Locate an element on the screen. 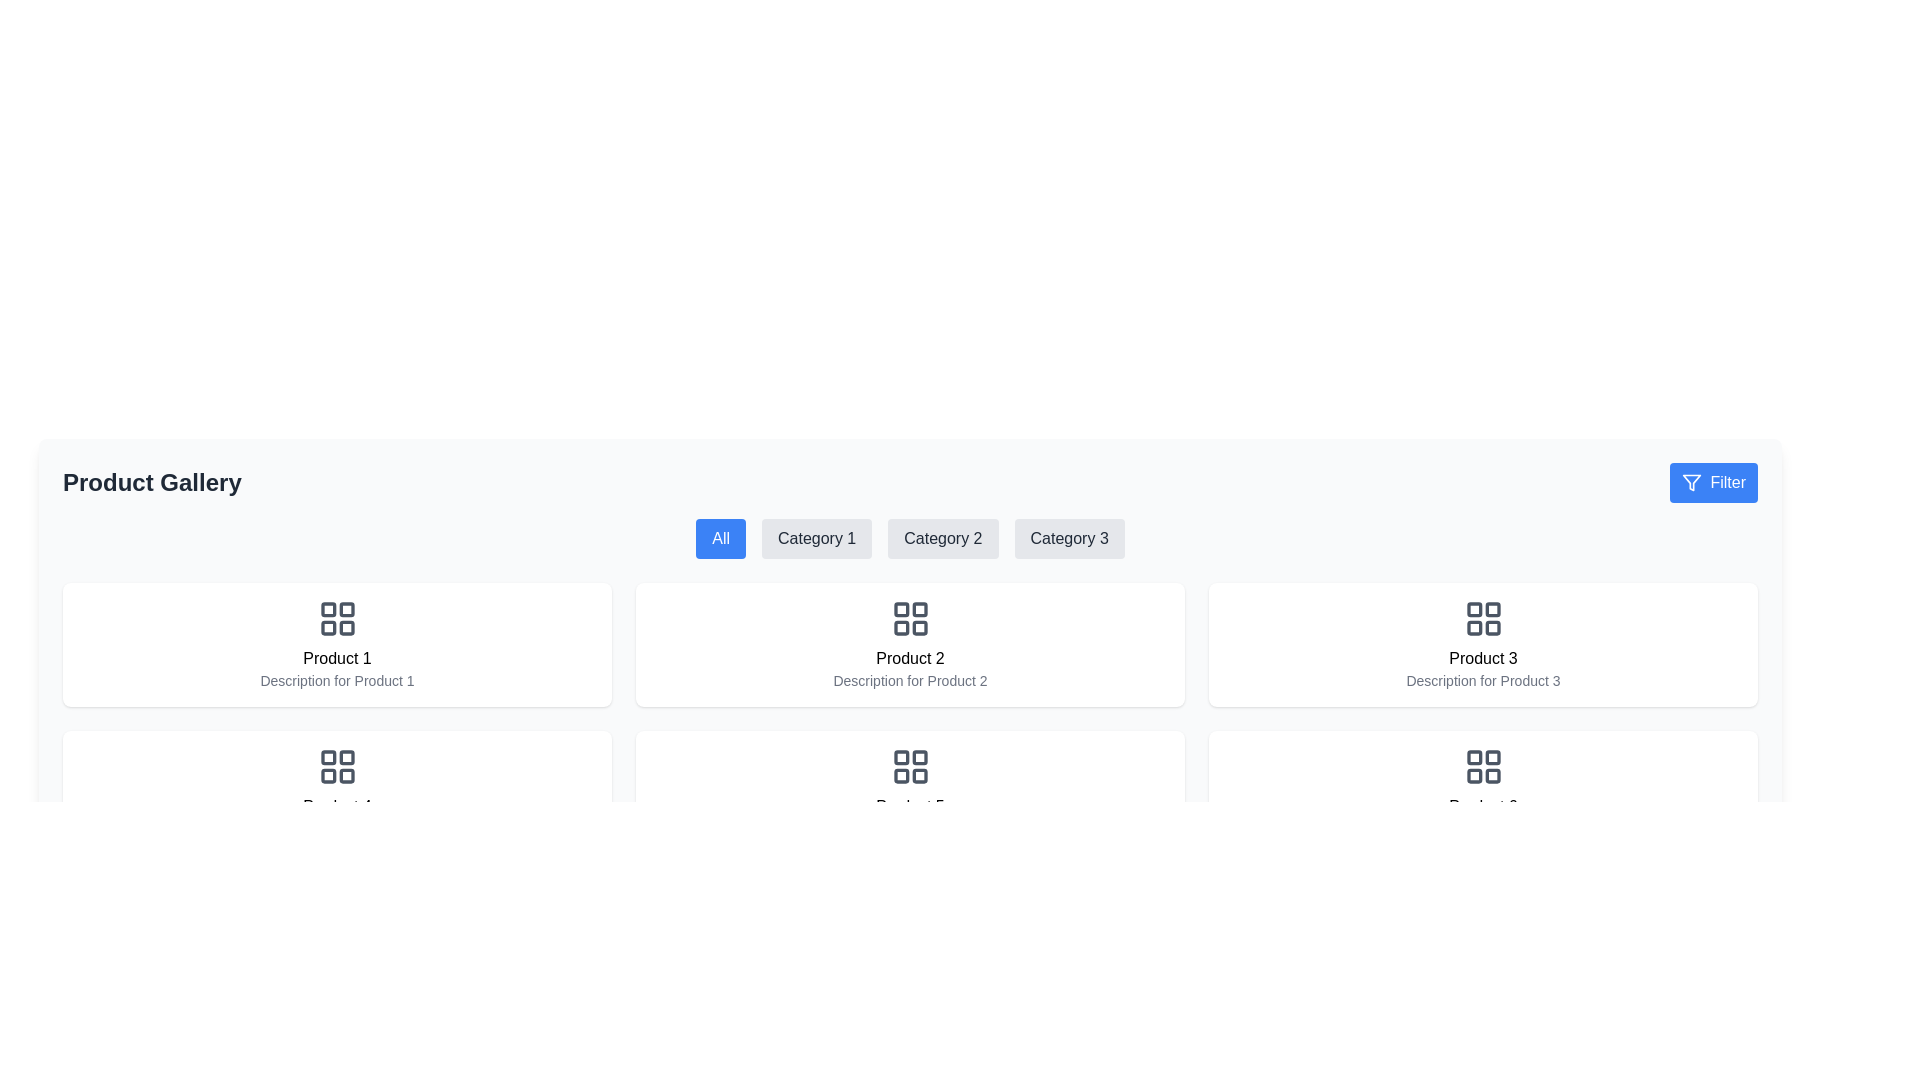  the Card in the top-right section of the grid layout, which features a centered grid icon and the text 'Product 3' with its description below is located at coordinates (1483, 644).